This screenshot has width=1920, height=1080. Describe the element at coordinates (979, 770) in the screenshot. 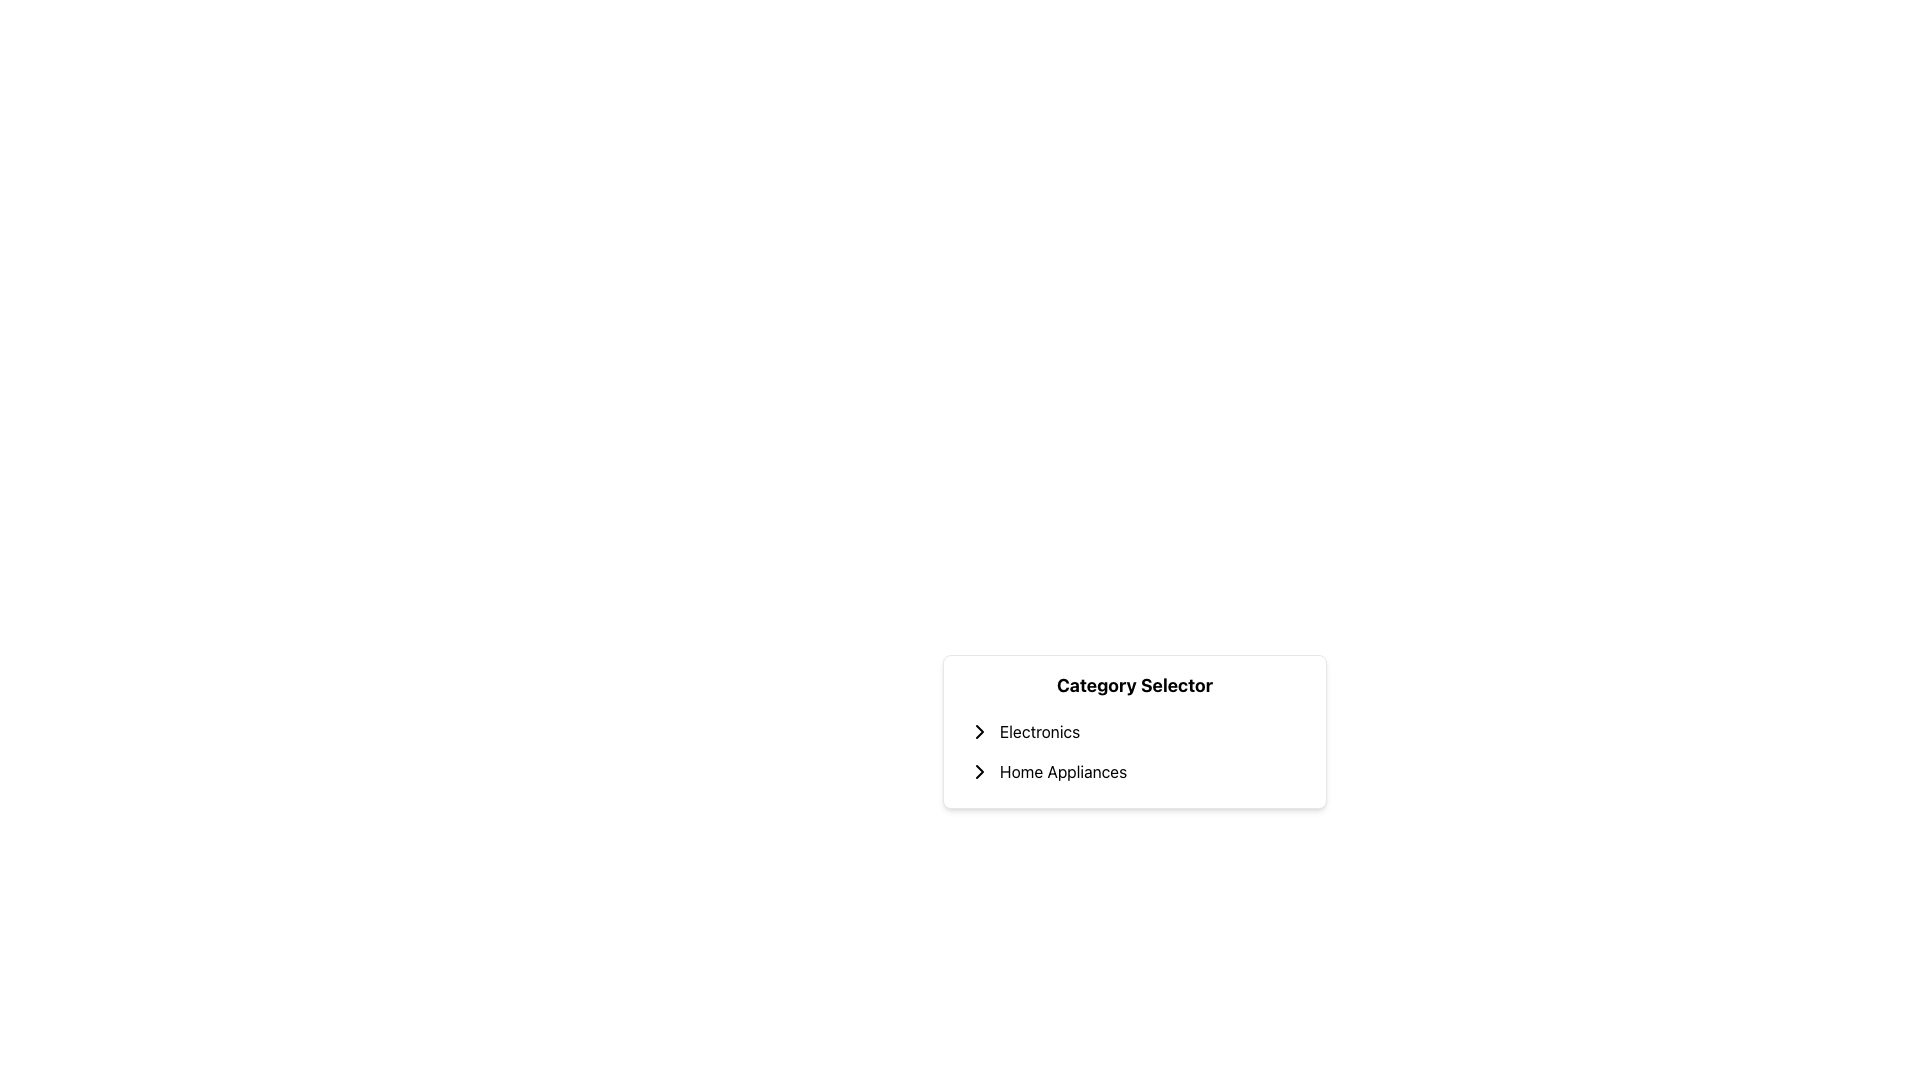

I see `the arrow icon indicating the expandable subtree for 'Home Appliances' to expand the subcategory` at that location.